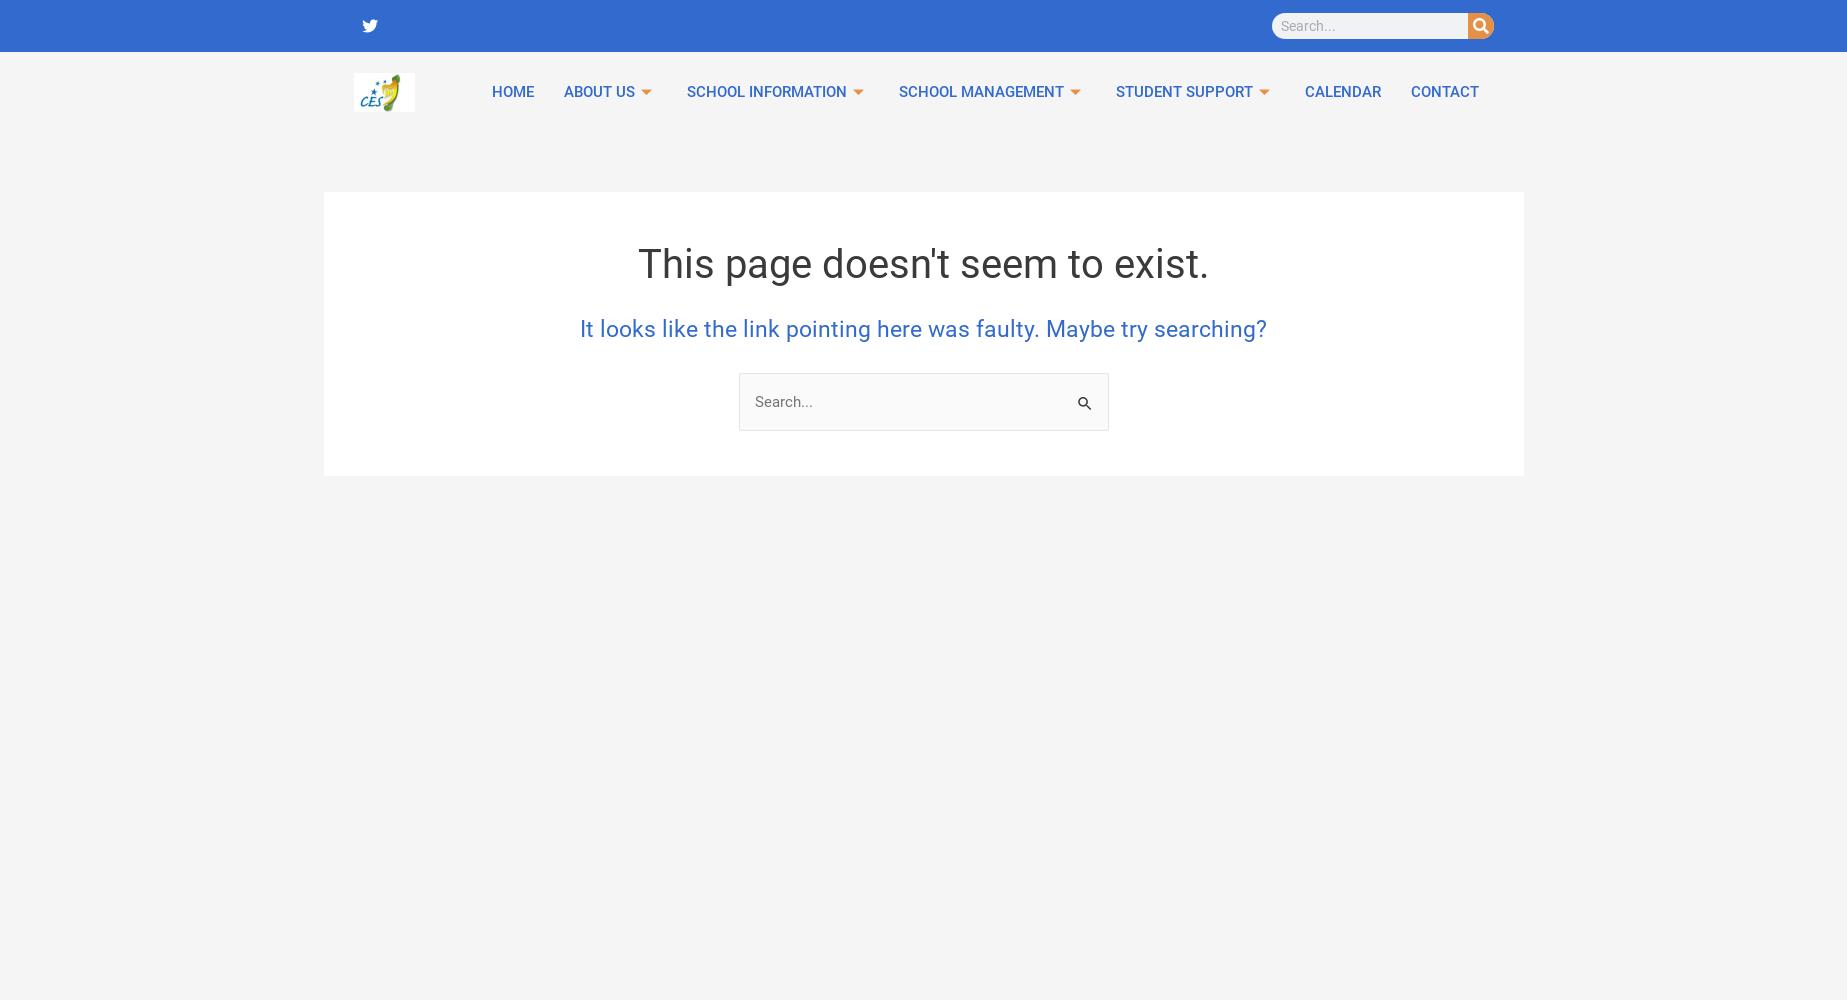  I want to click on 'School management', so click(979, 91).